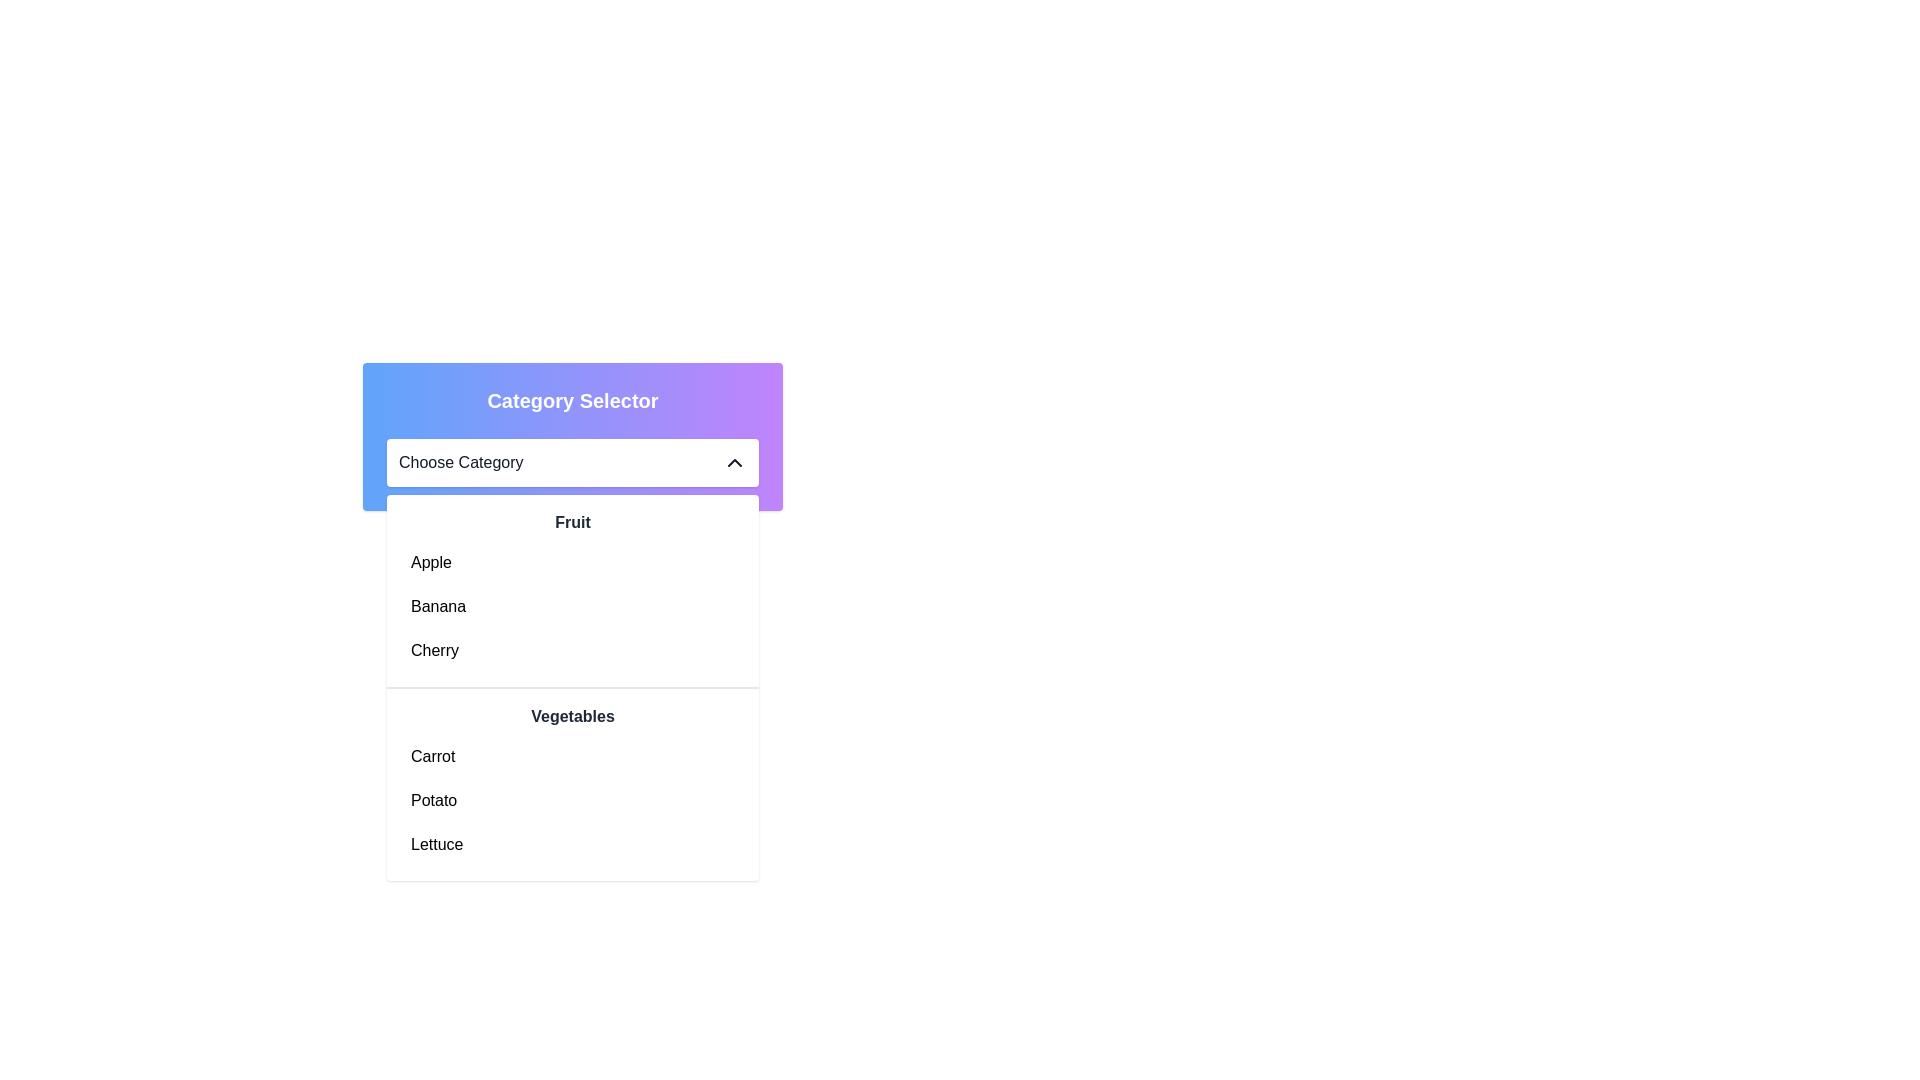  Describe the element at coordinates (571, 844) in the screenshot. I see `to select the 'Lettuce' option from the dropdown menu located under the 'Vegetables' category` at that location.